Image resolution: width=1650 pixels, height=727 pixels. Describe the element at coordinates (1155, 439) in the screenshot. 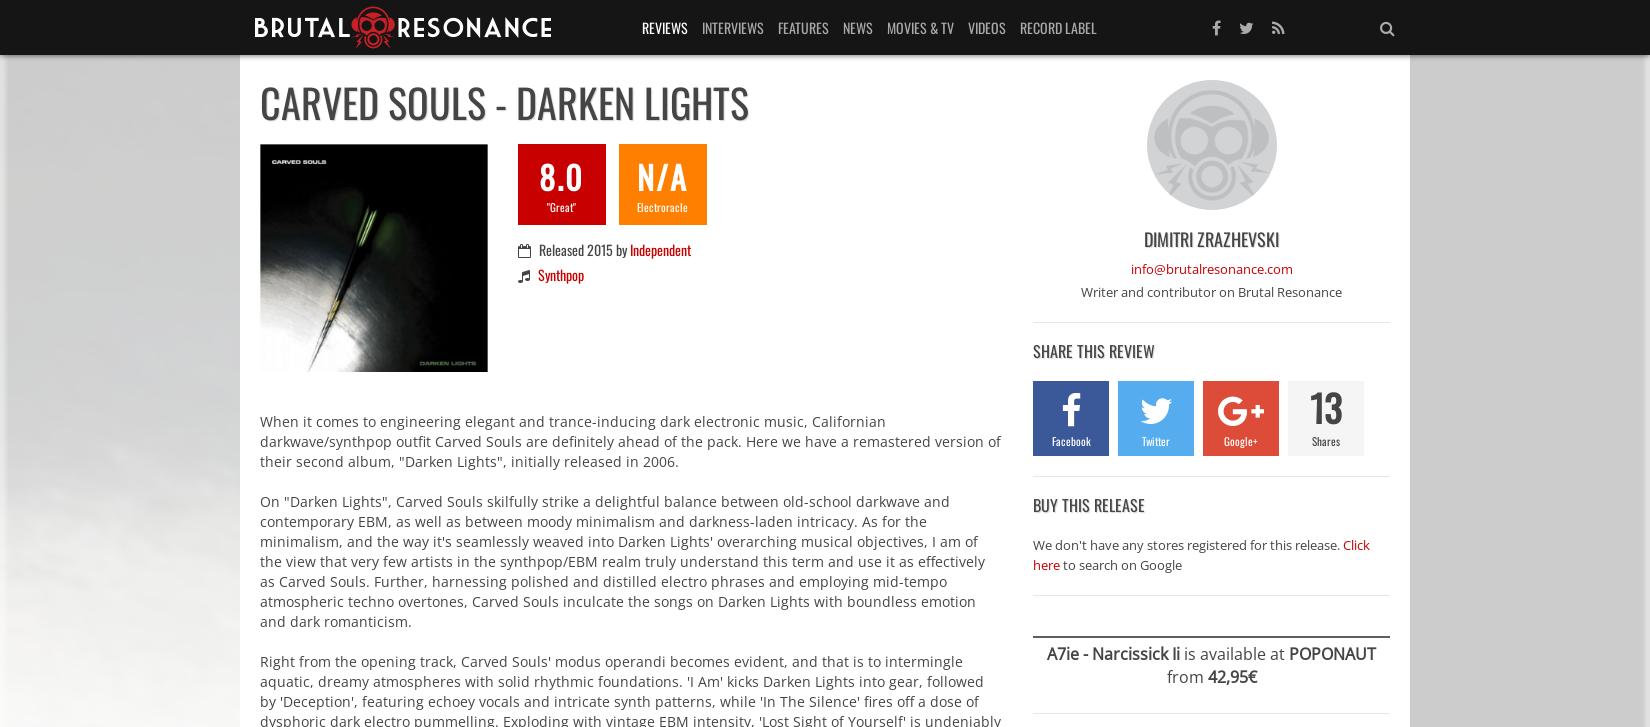

I see `'Twitter'` at that location.